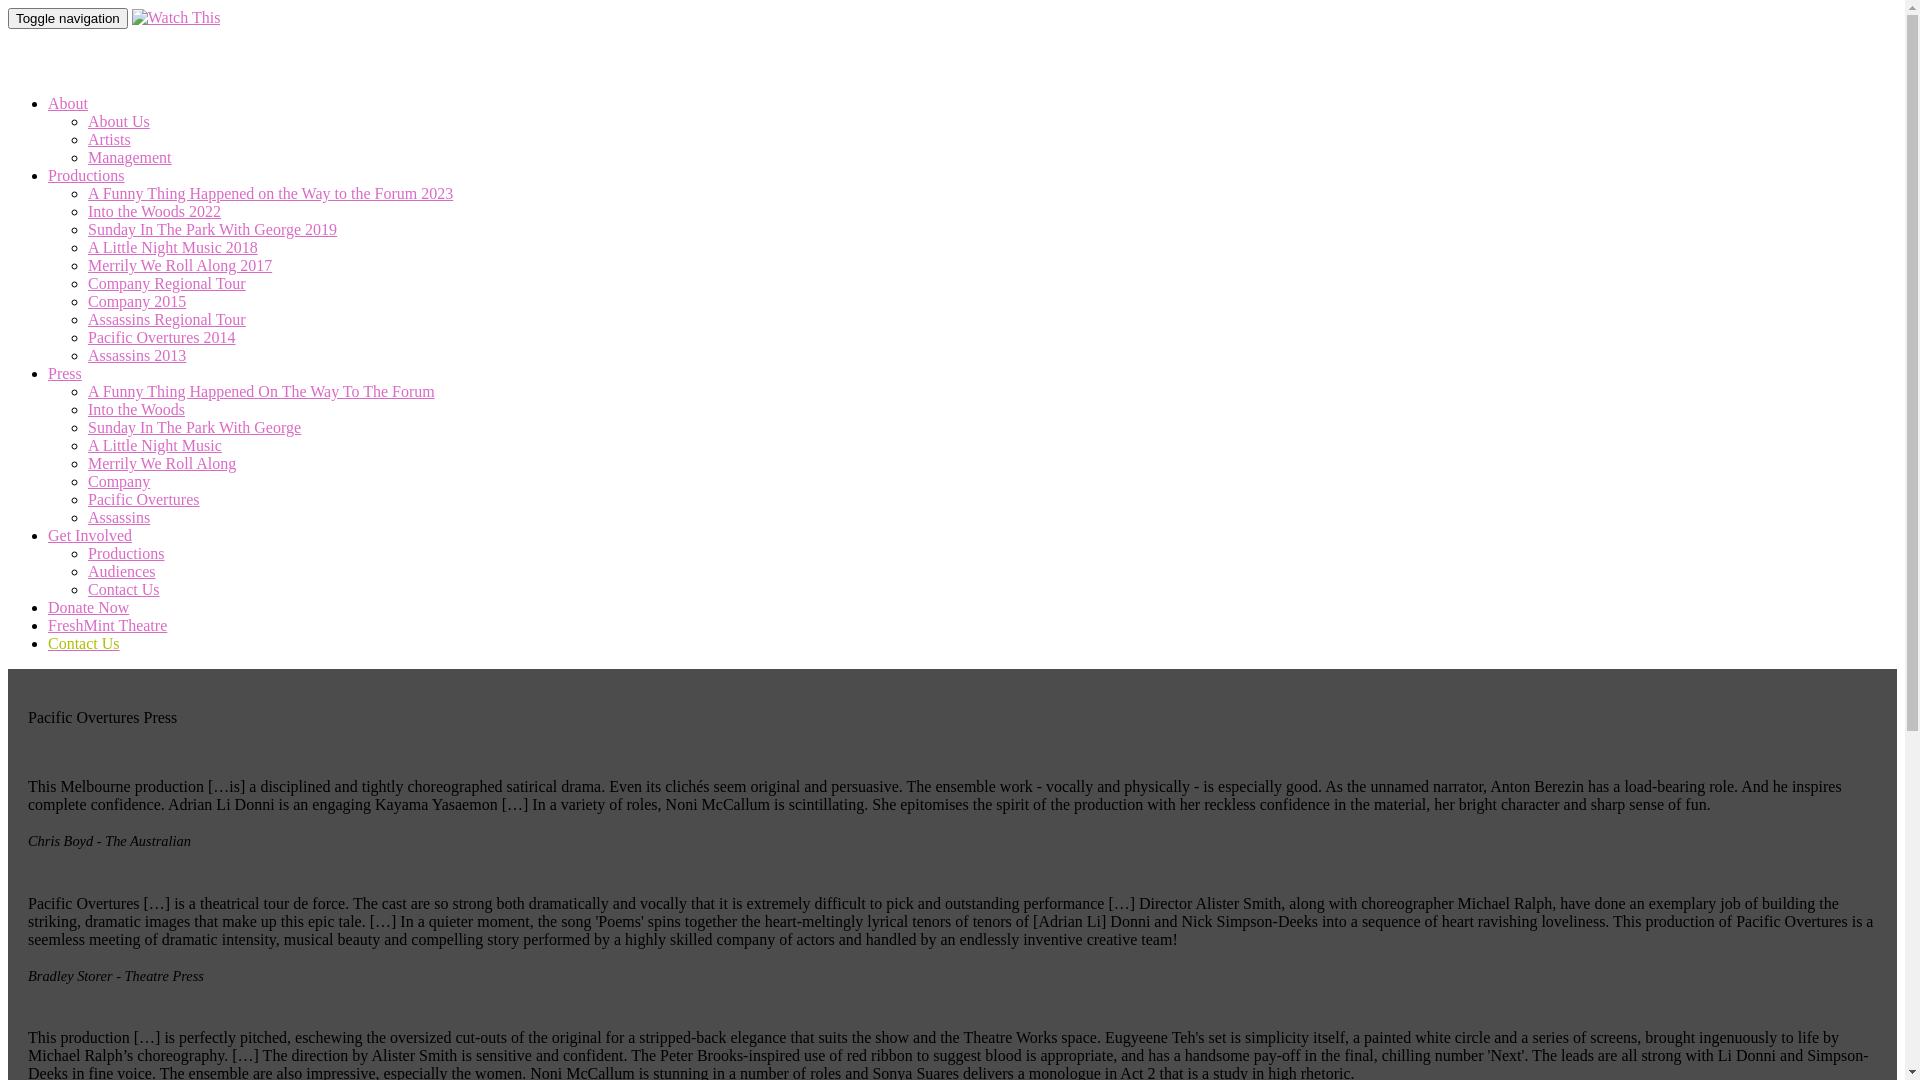 The height and width of the screenshot is (1080, 1920). What do you see at coordinates (106, 624) in the screenshot?
I see `'FreshMint Theatre'` at bounding box center [106, 624].